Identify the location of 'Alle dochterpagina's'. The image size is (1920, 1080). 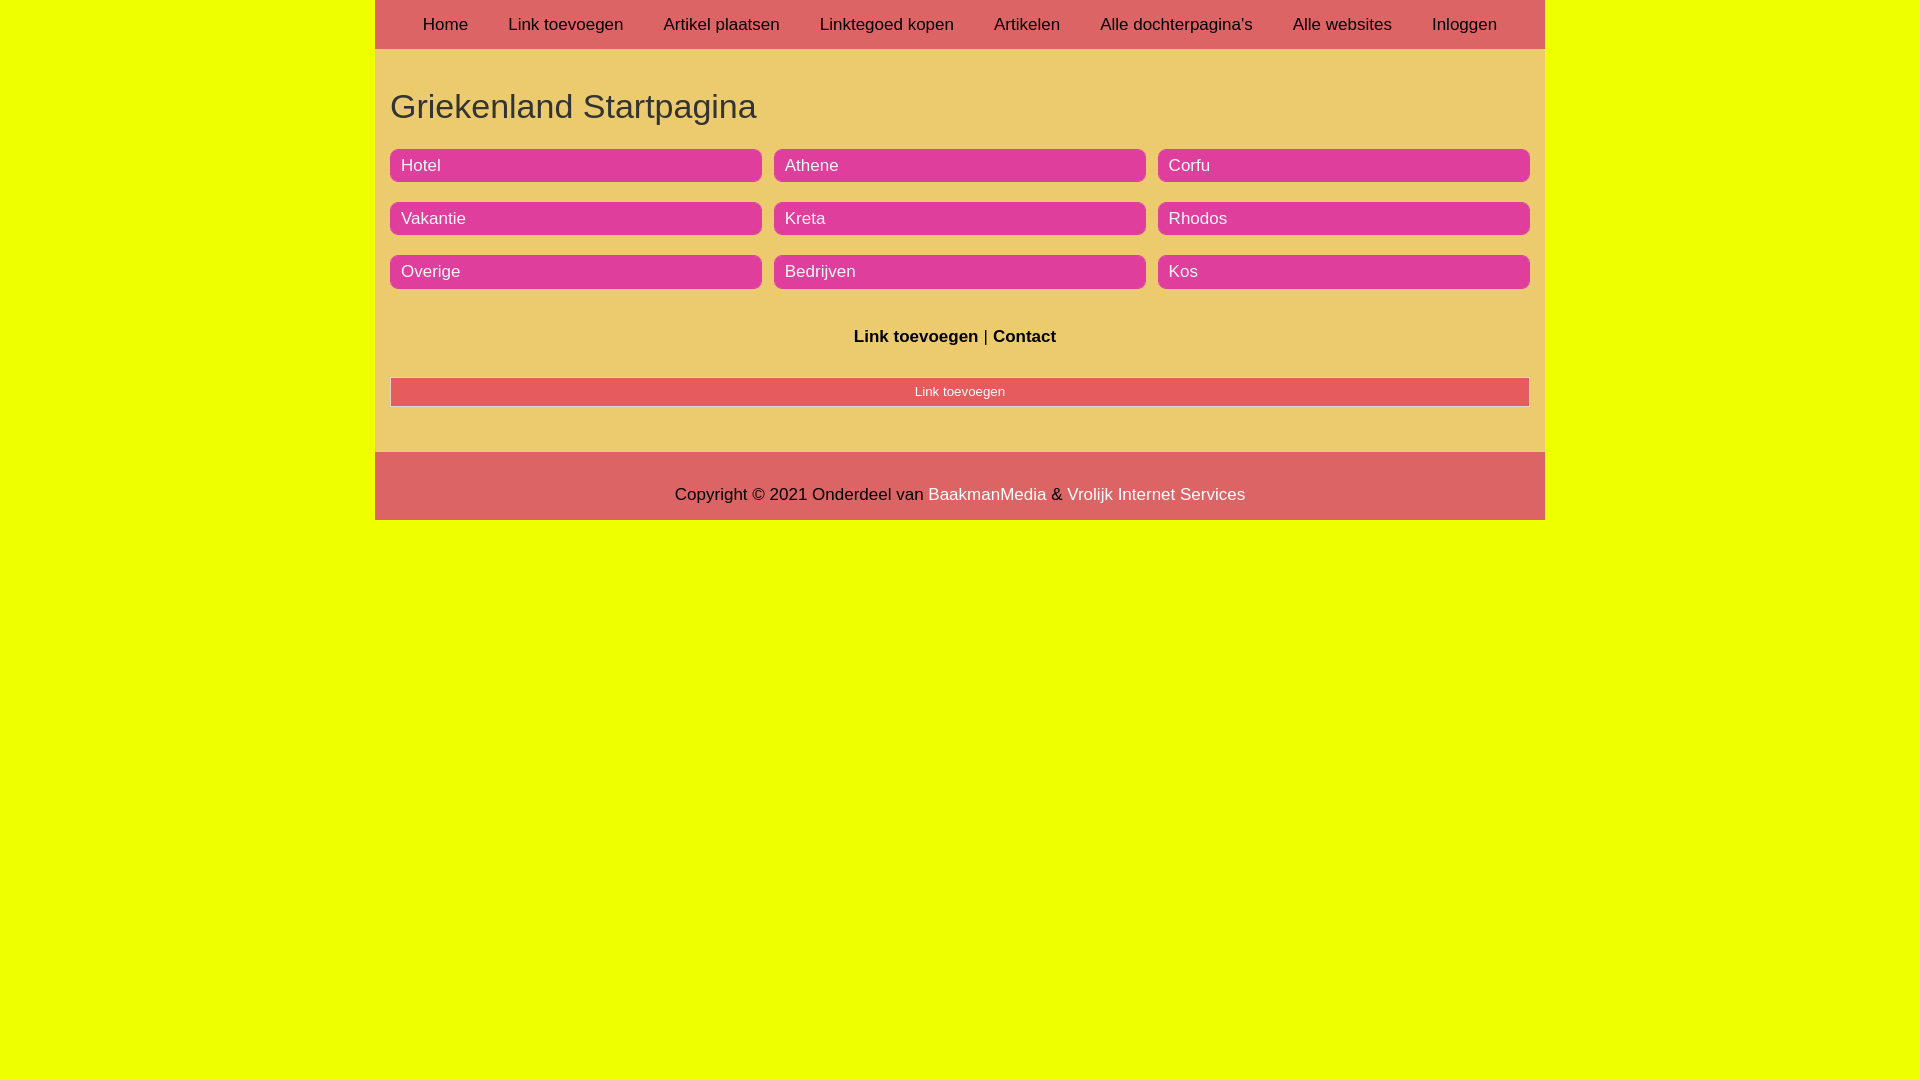
(1176, 24).